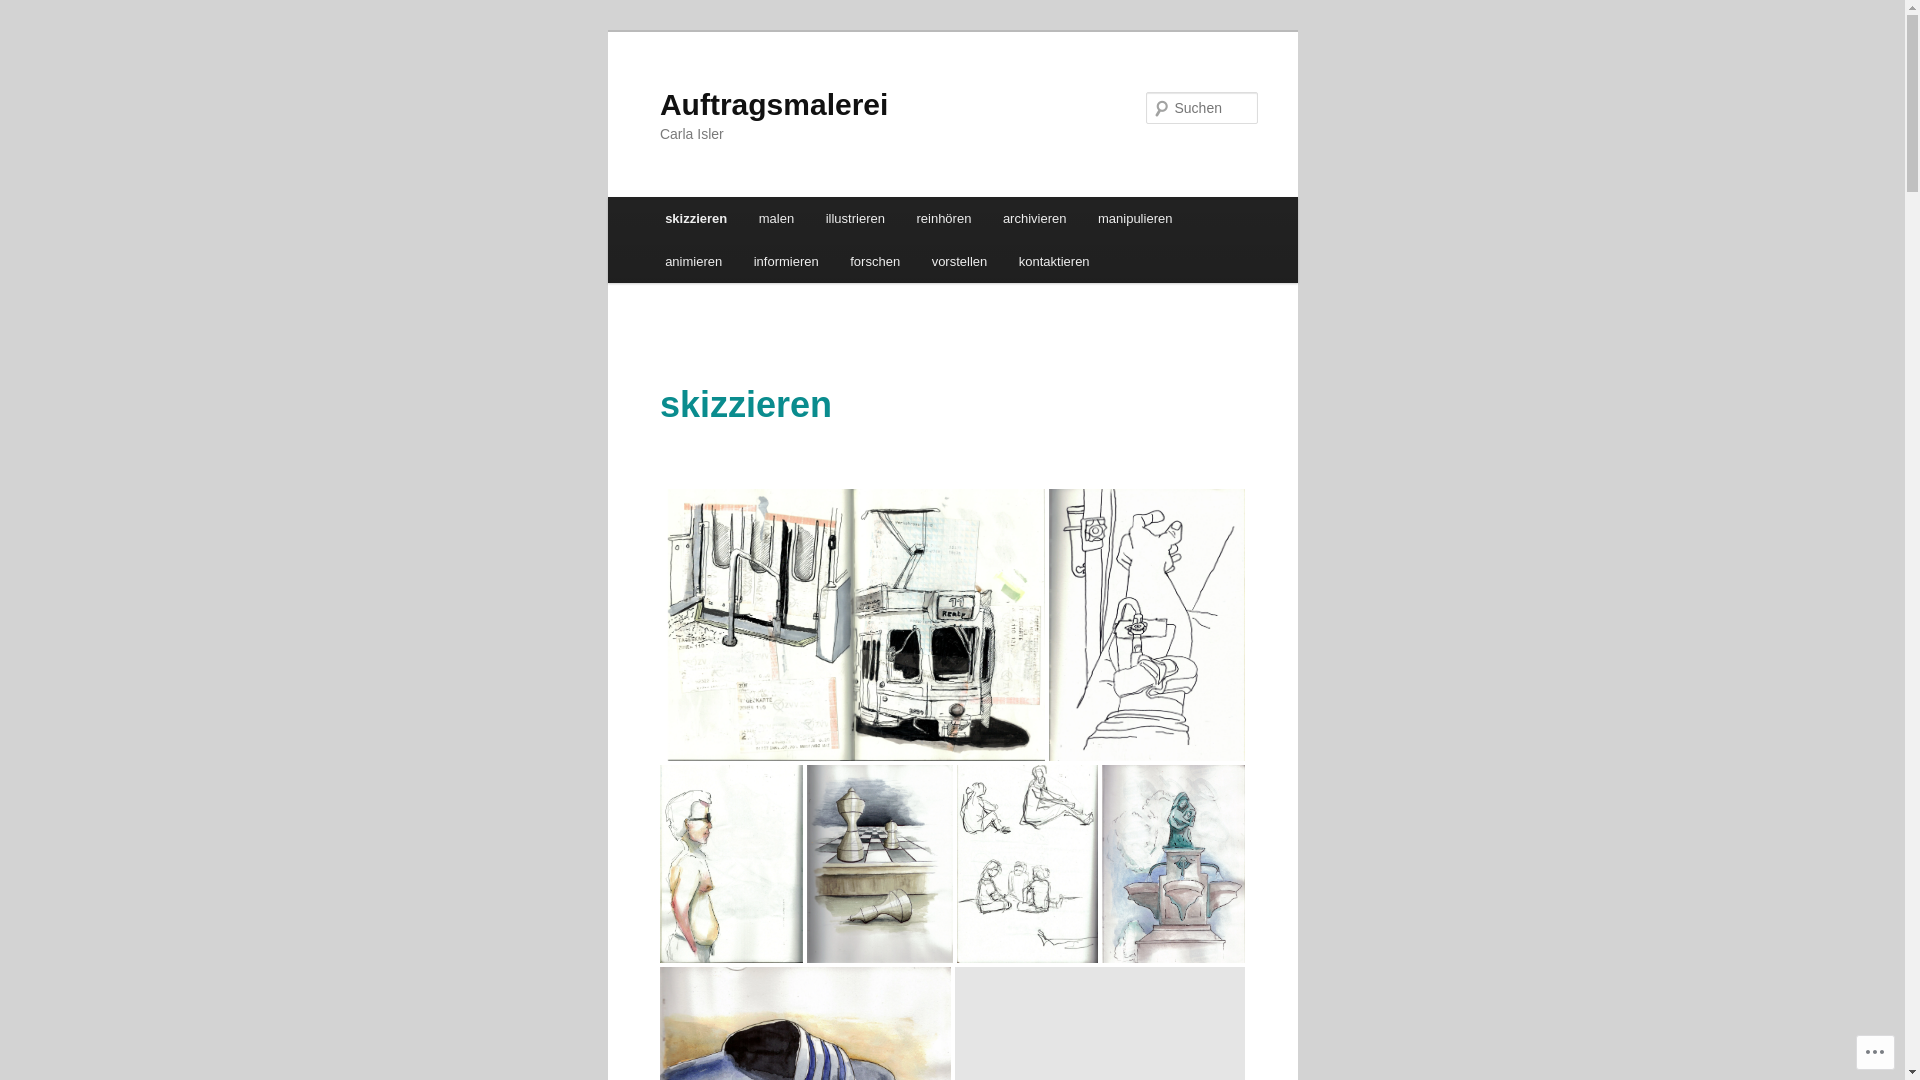  Describe the element at coordinates (1034, 218) in the screenshot. I see `'archivieren'` at that location.